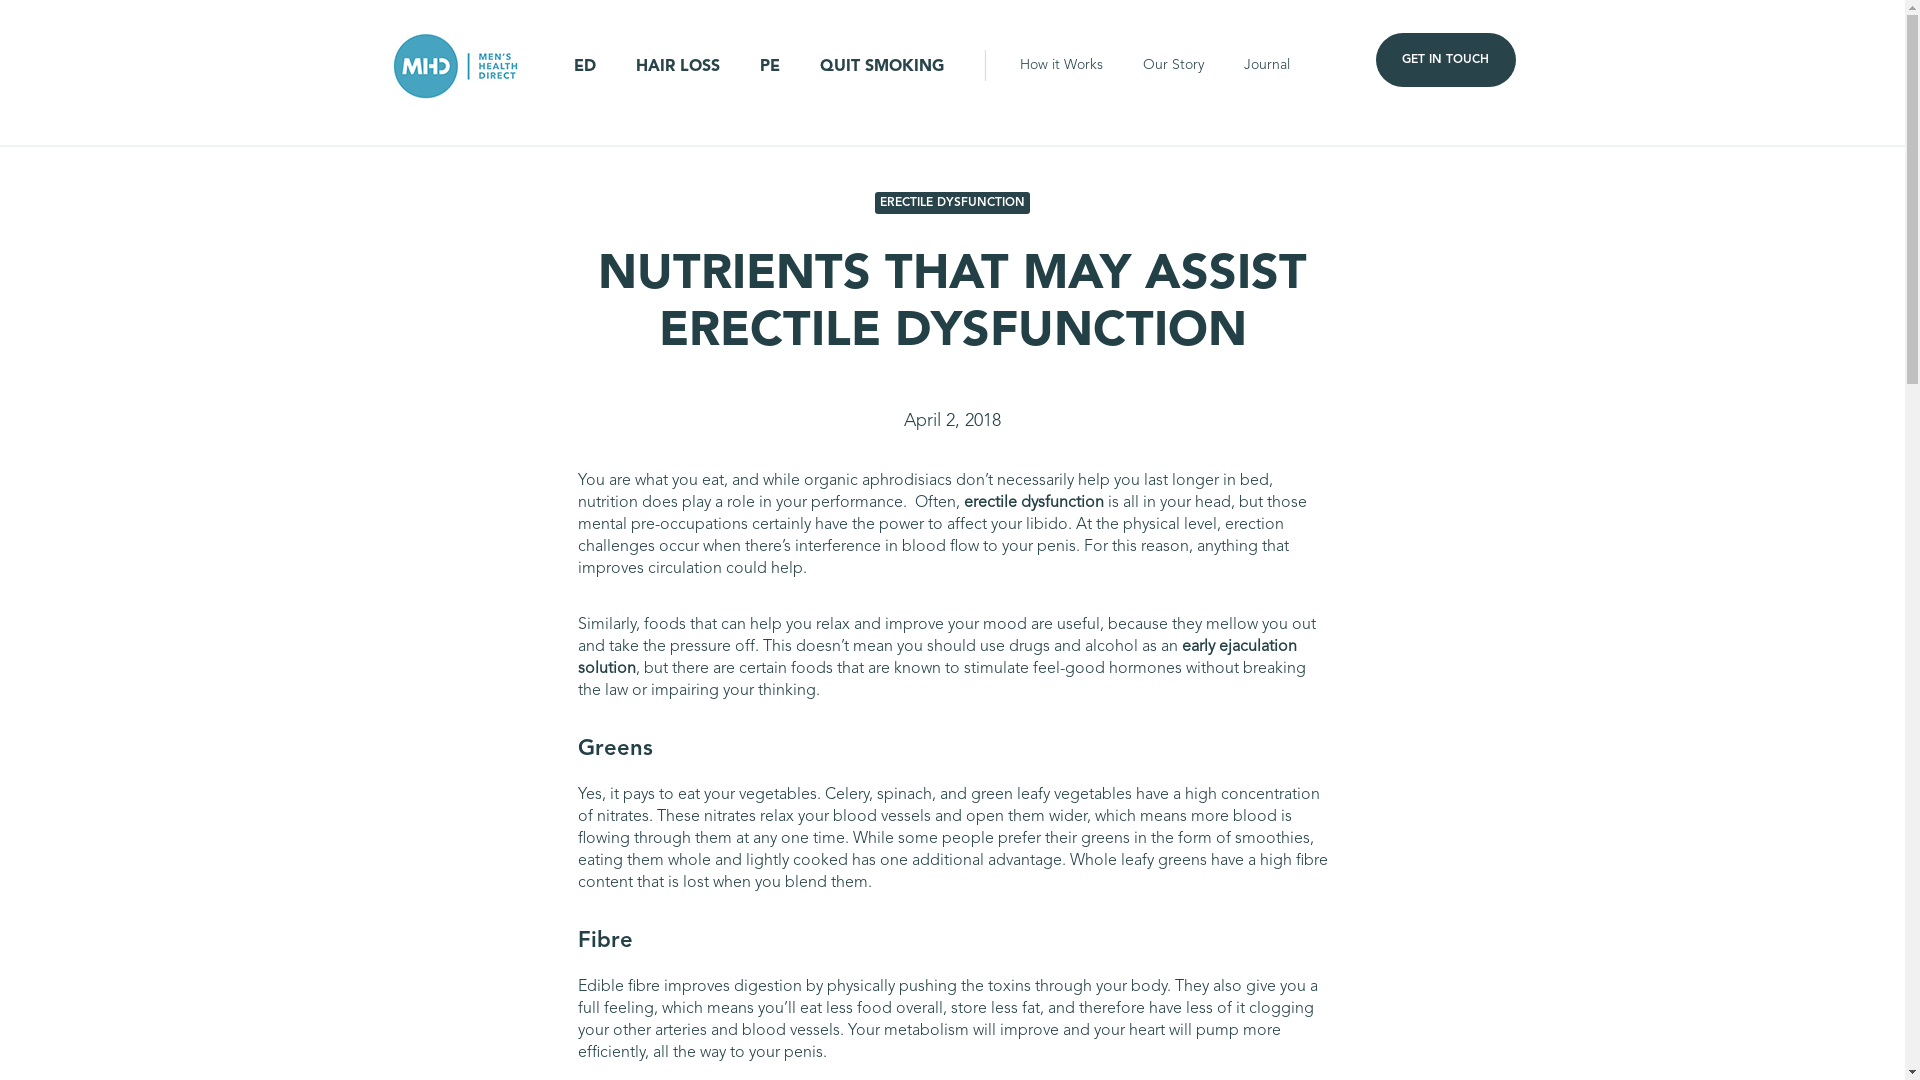 Image resolution: width=1920 pixels, height=1080 pixels. I want to click on 'ED', so click(584, 65).